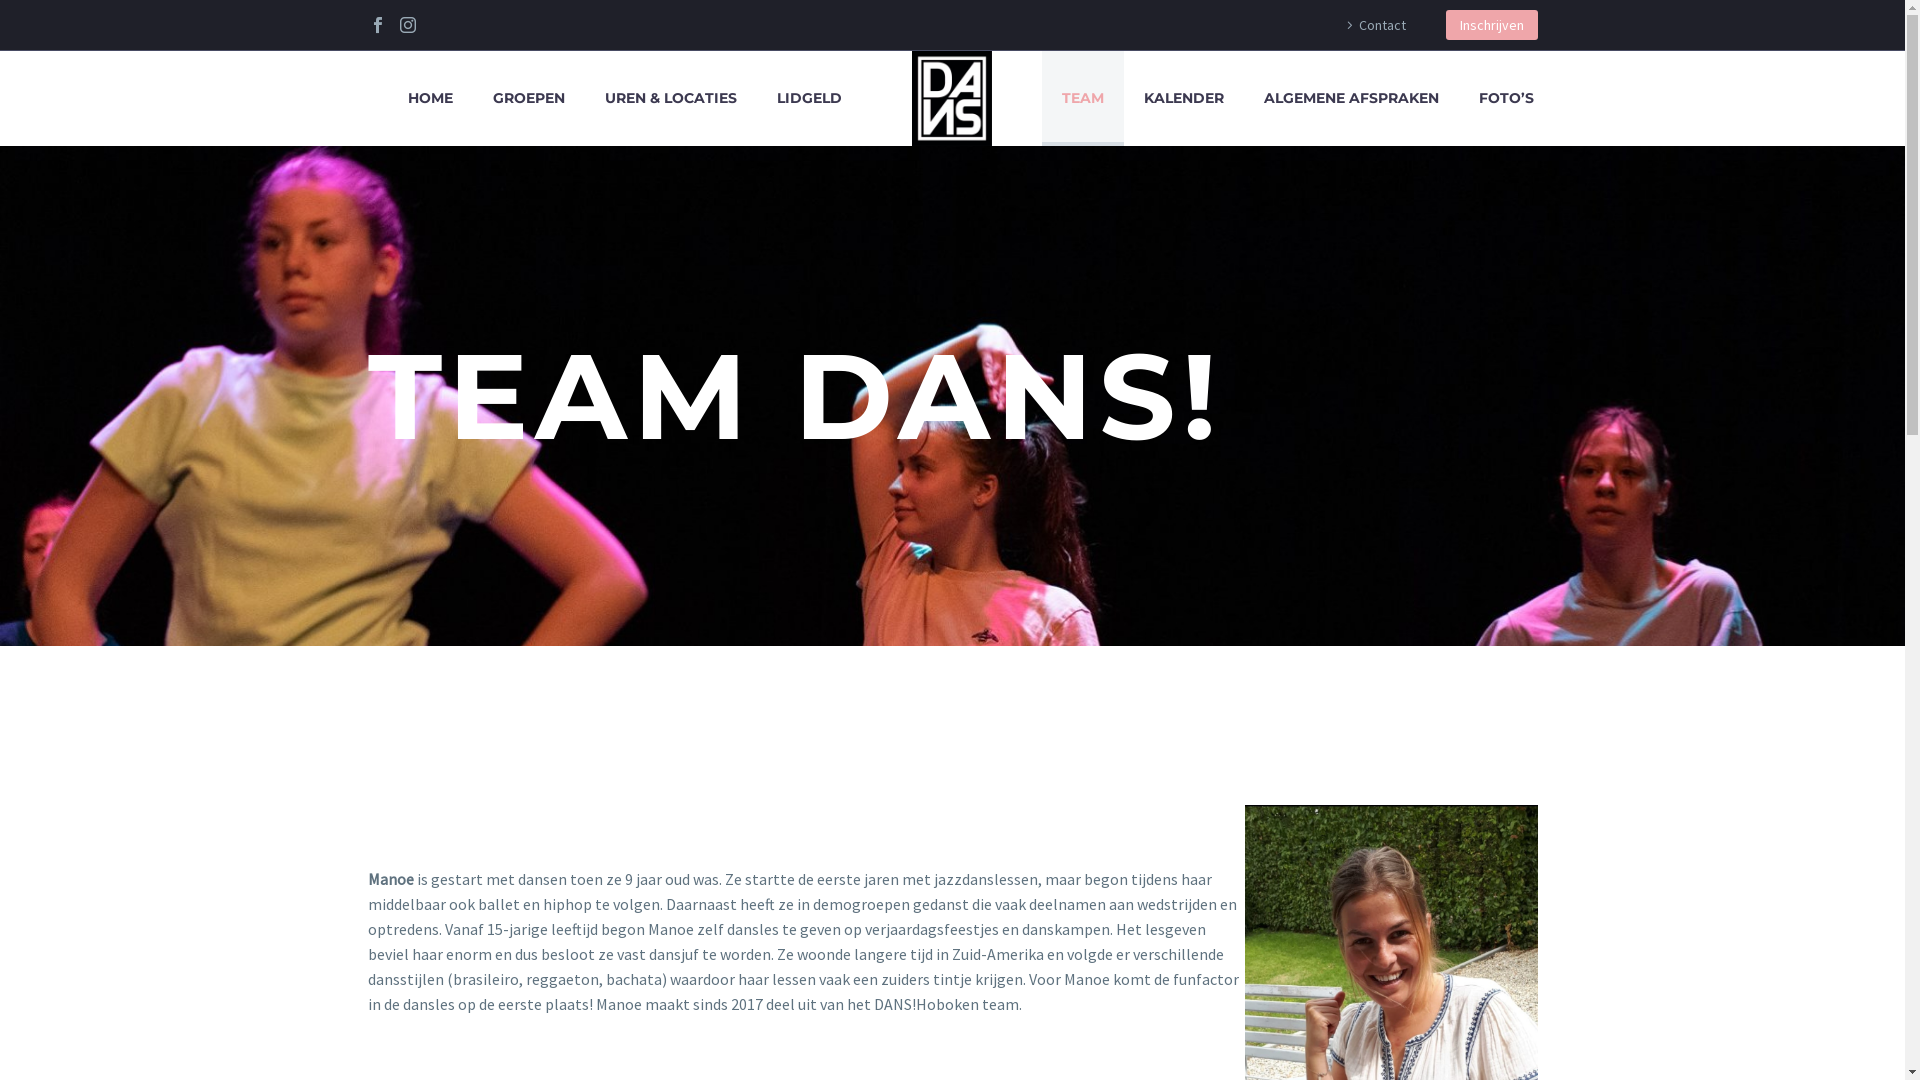  I want to click on 'Facebook', so click(377, 24).